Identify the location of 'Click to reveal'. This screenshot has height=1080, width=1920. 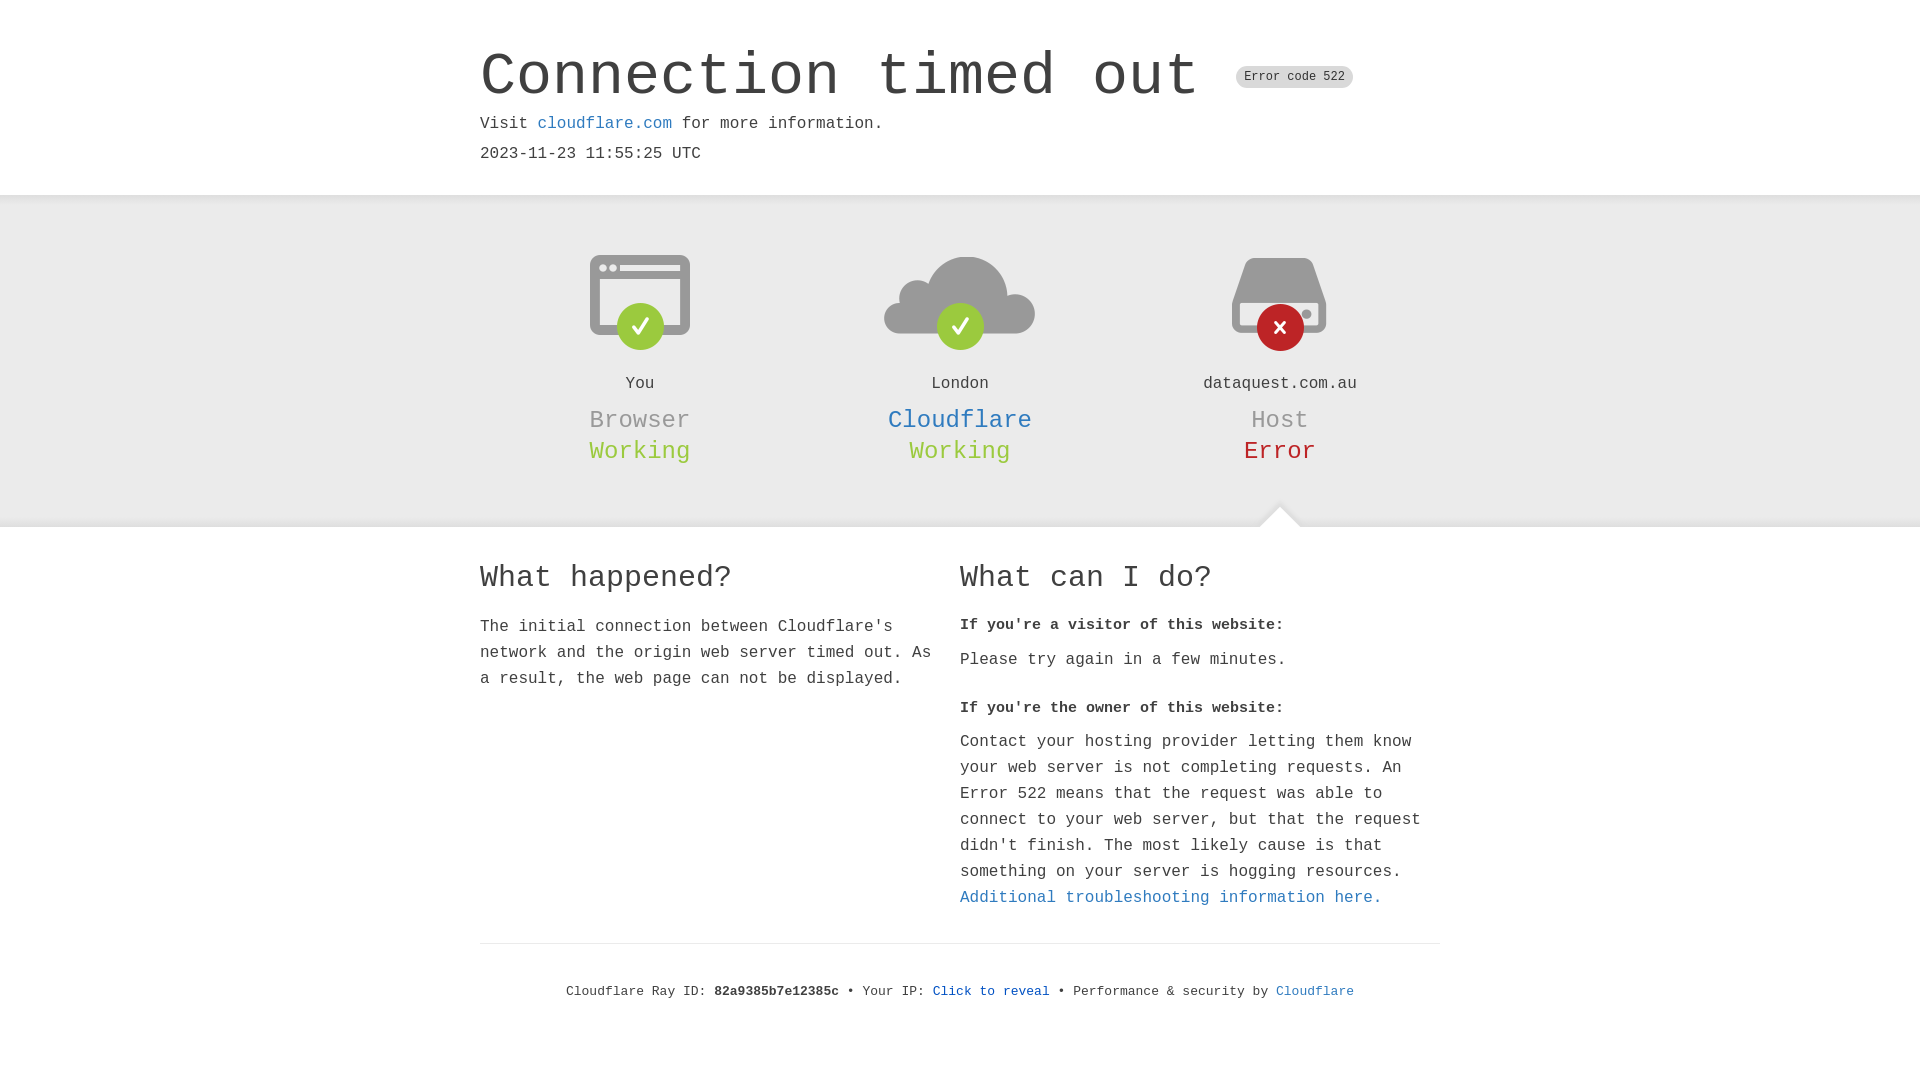
(991, 991).